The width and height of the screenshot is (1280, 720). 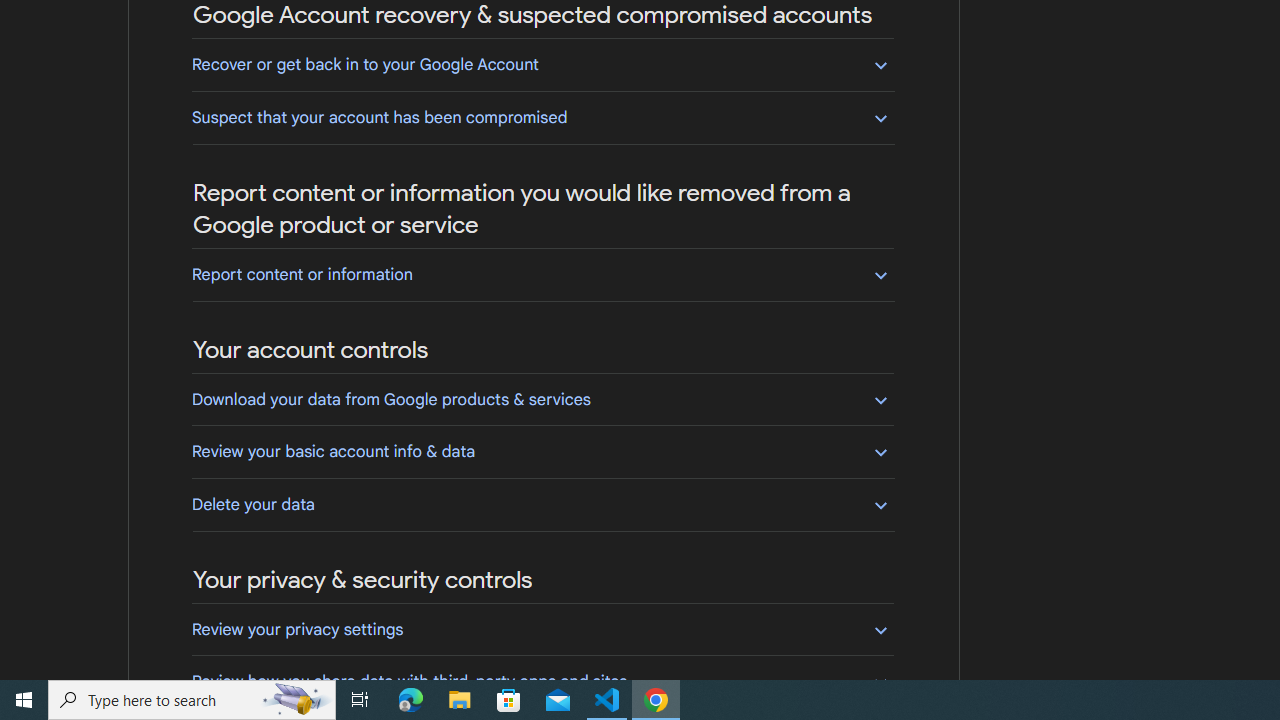 What do you see at coordinates (542, 274) in the screenshot?
I see `'Report content or information'` at bounding box center [542, 274].